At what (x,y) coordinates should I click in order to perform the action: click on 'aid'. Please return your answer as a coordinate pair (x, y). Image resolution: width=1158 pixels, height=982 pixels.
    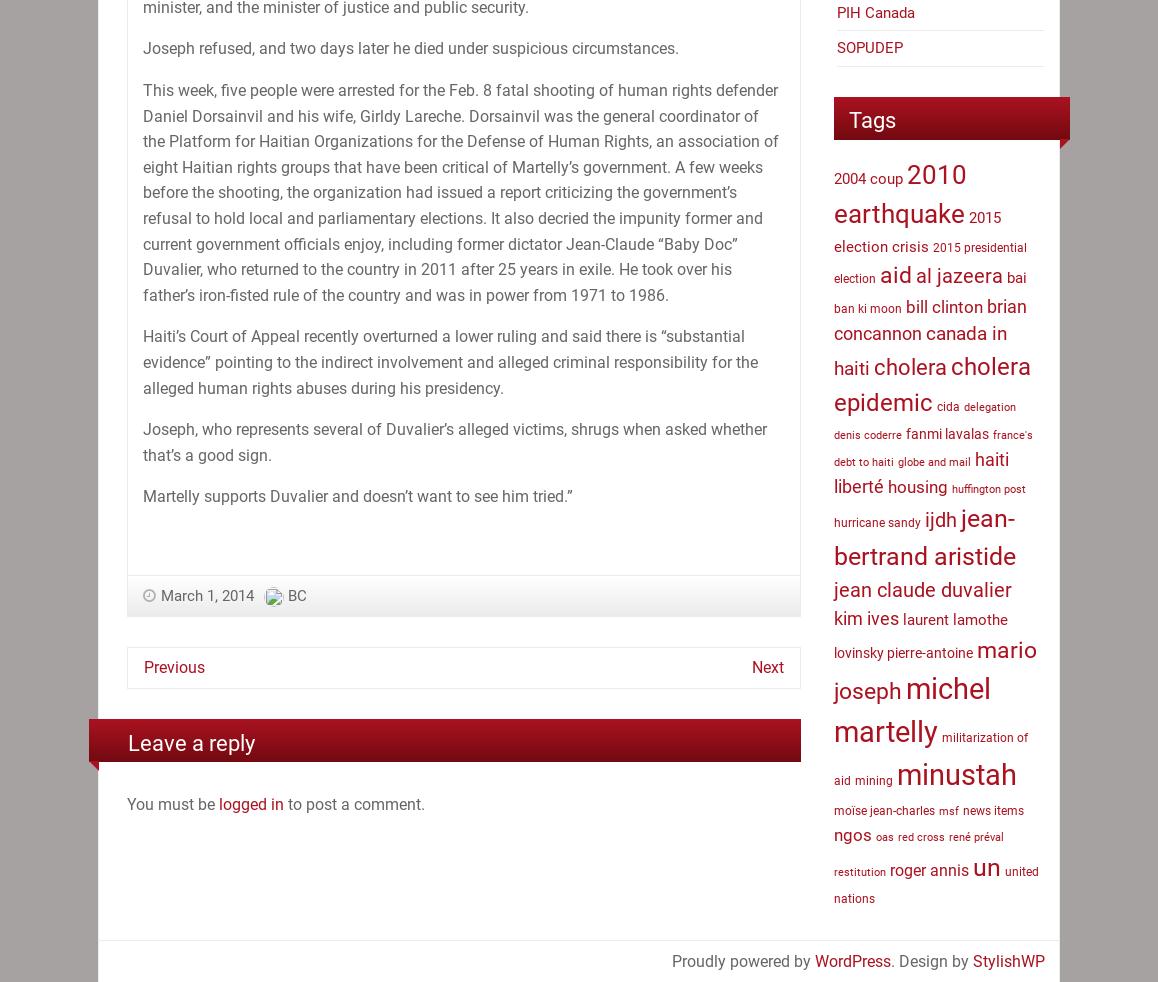
    Looking at the image, I should click on (879, 274).